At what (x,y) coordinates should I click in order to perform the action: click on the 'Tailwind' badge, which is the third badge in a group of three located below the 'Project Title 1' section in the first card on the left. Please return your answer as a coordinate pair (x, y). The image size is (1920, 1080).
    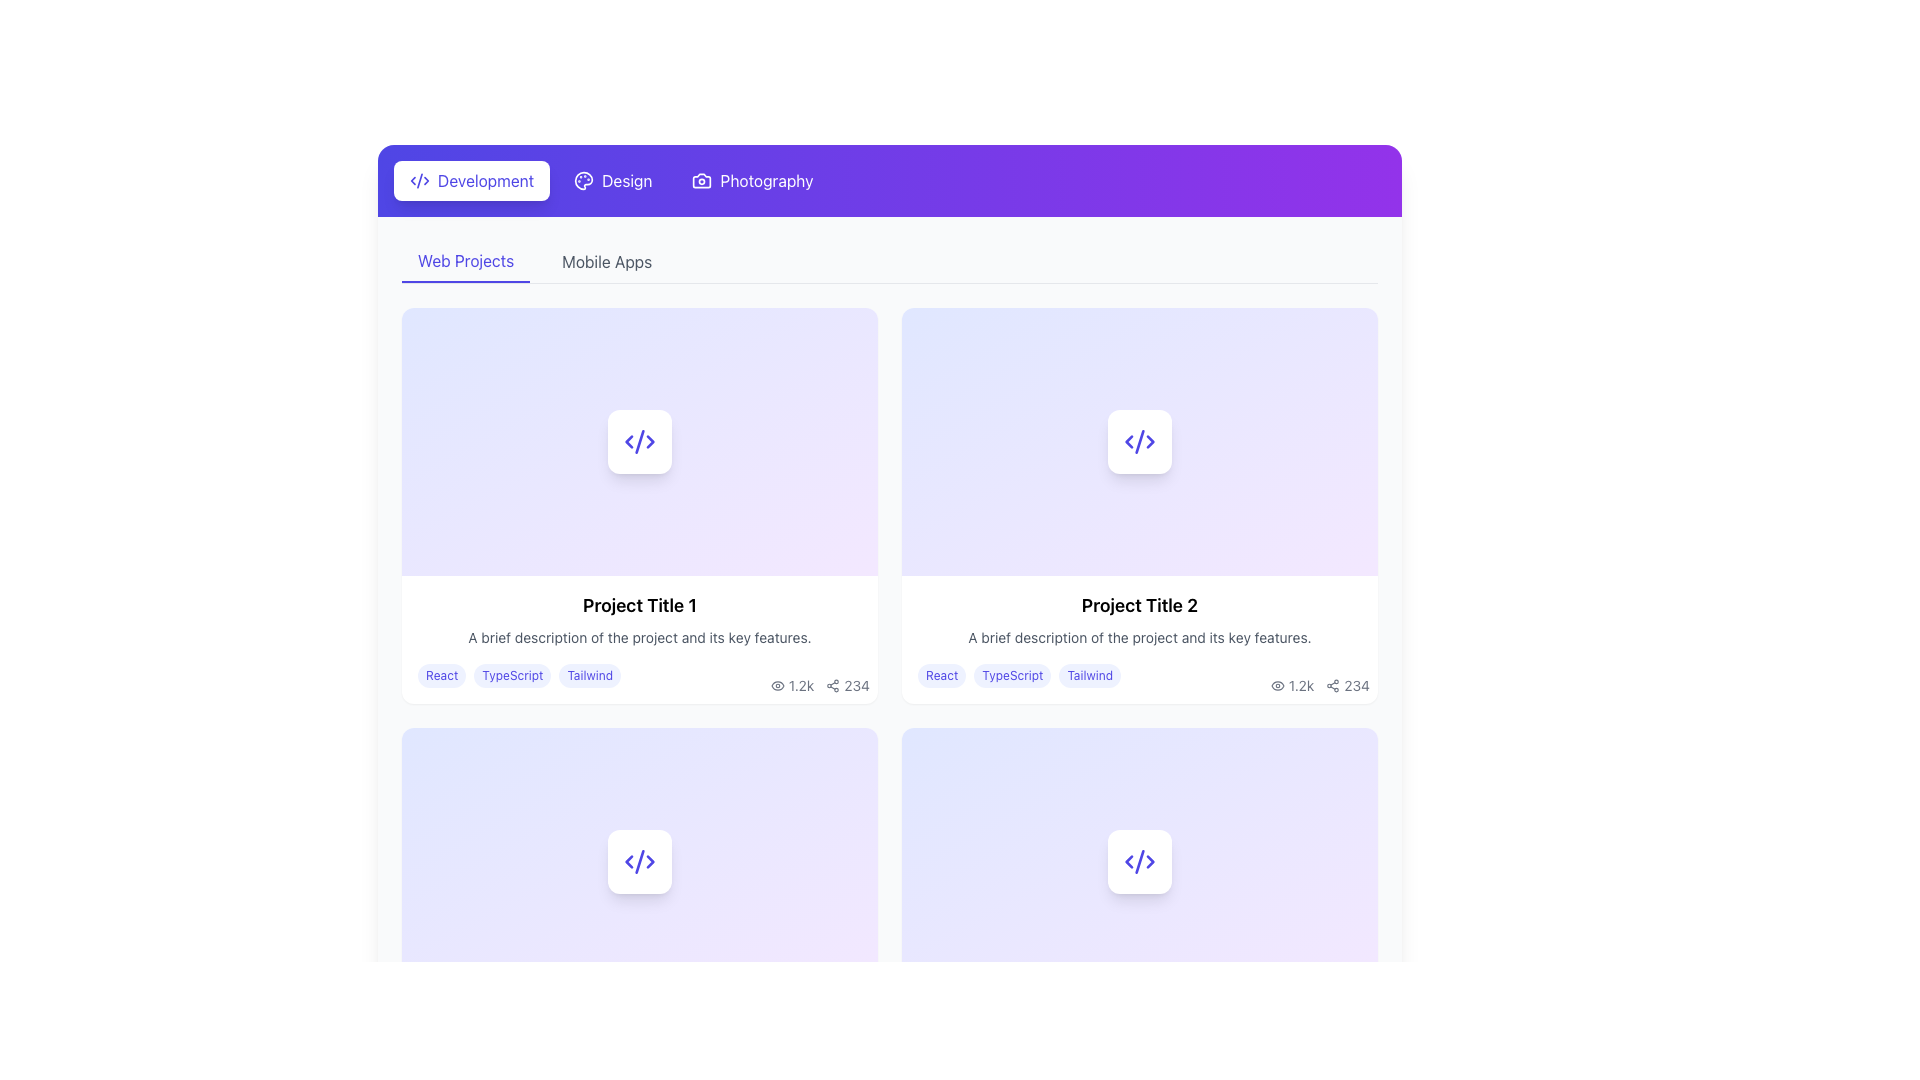
    Looking at the image, I should click on (589, 675).